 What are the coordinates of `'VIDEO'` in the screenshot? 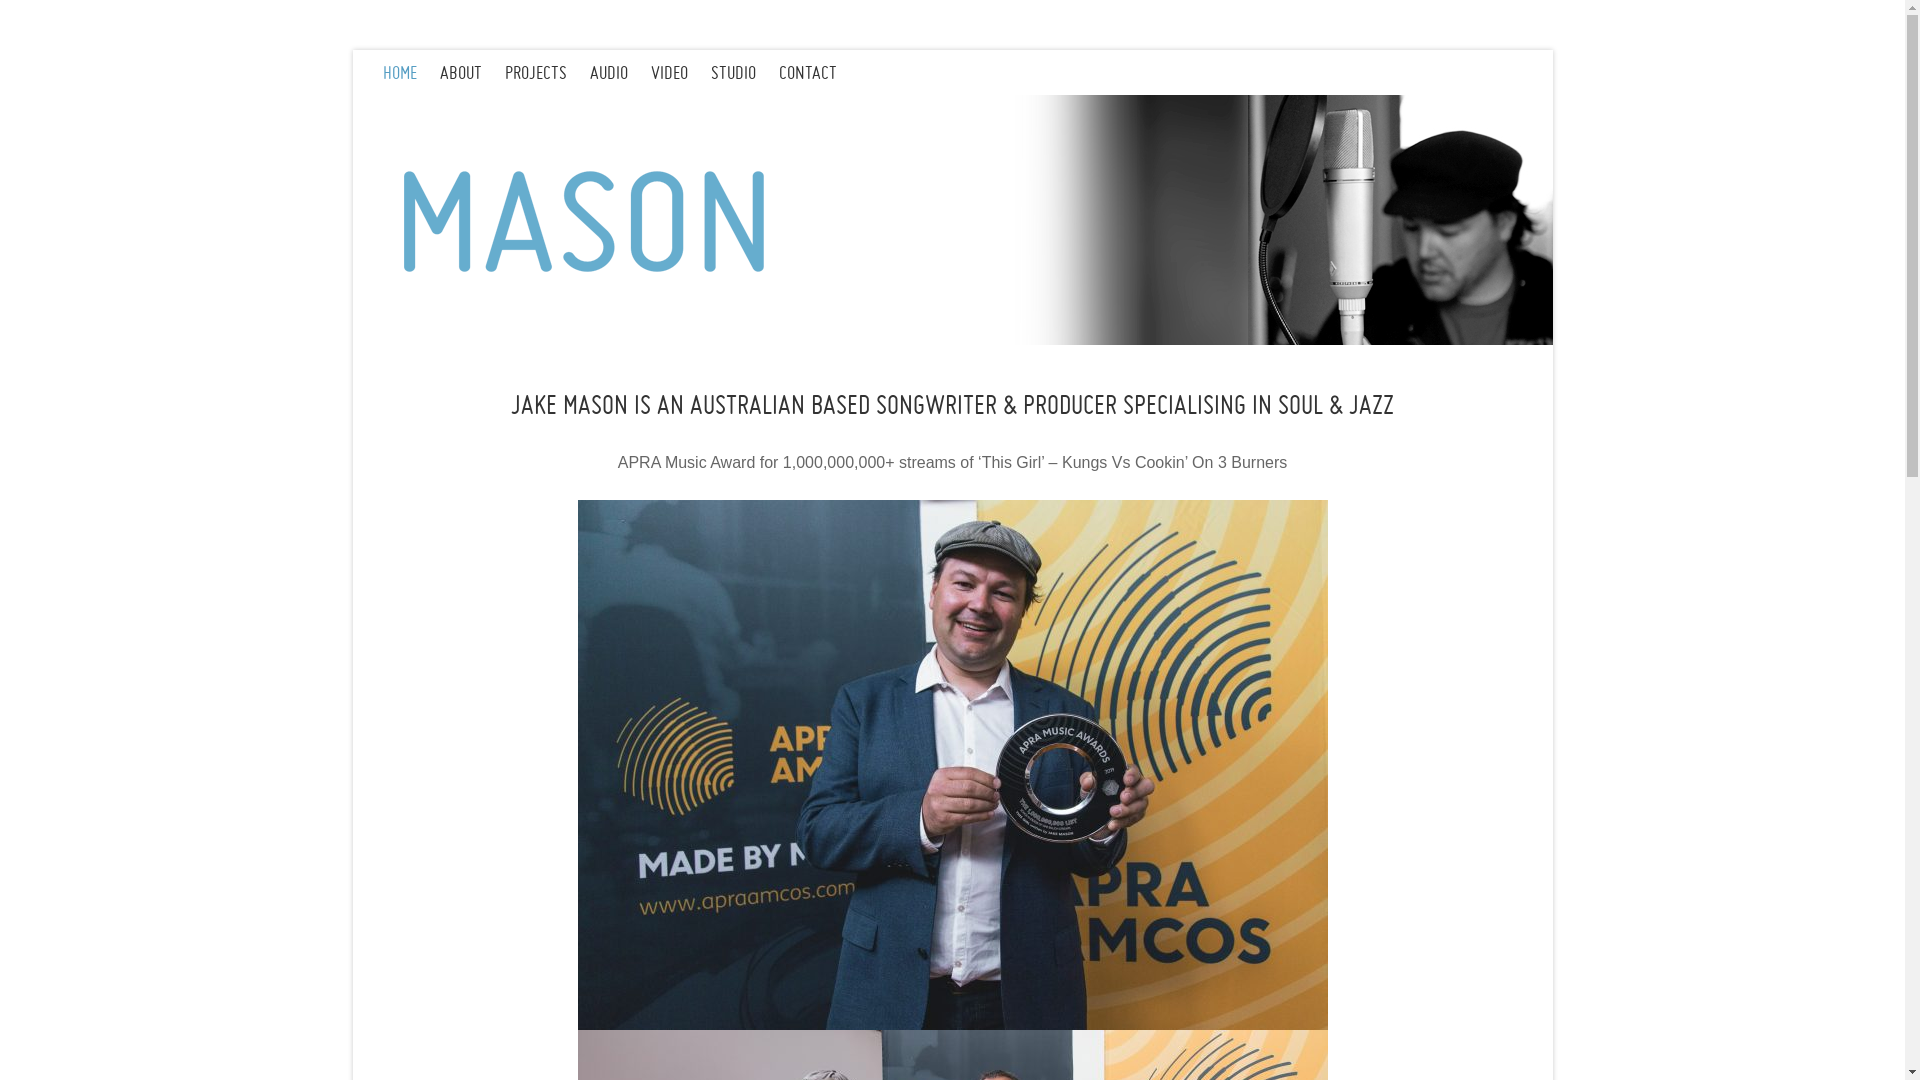 It's located at (680, 71).